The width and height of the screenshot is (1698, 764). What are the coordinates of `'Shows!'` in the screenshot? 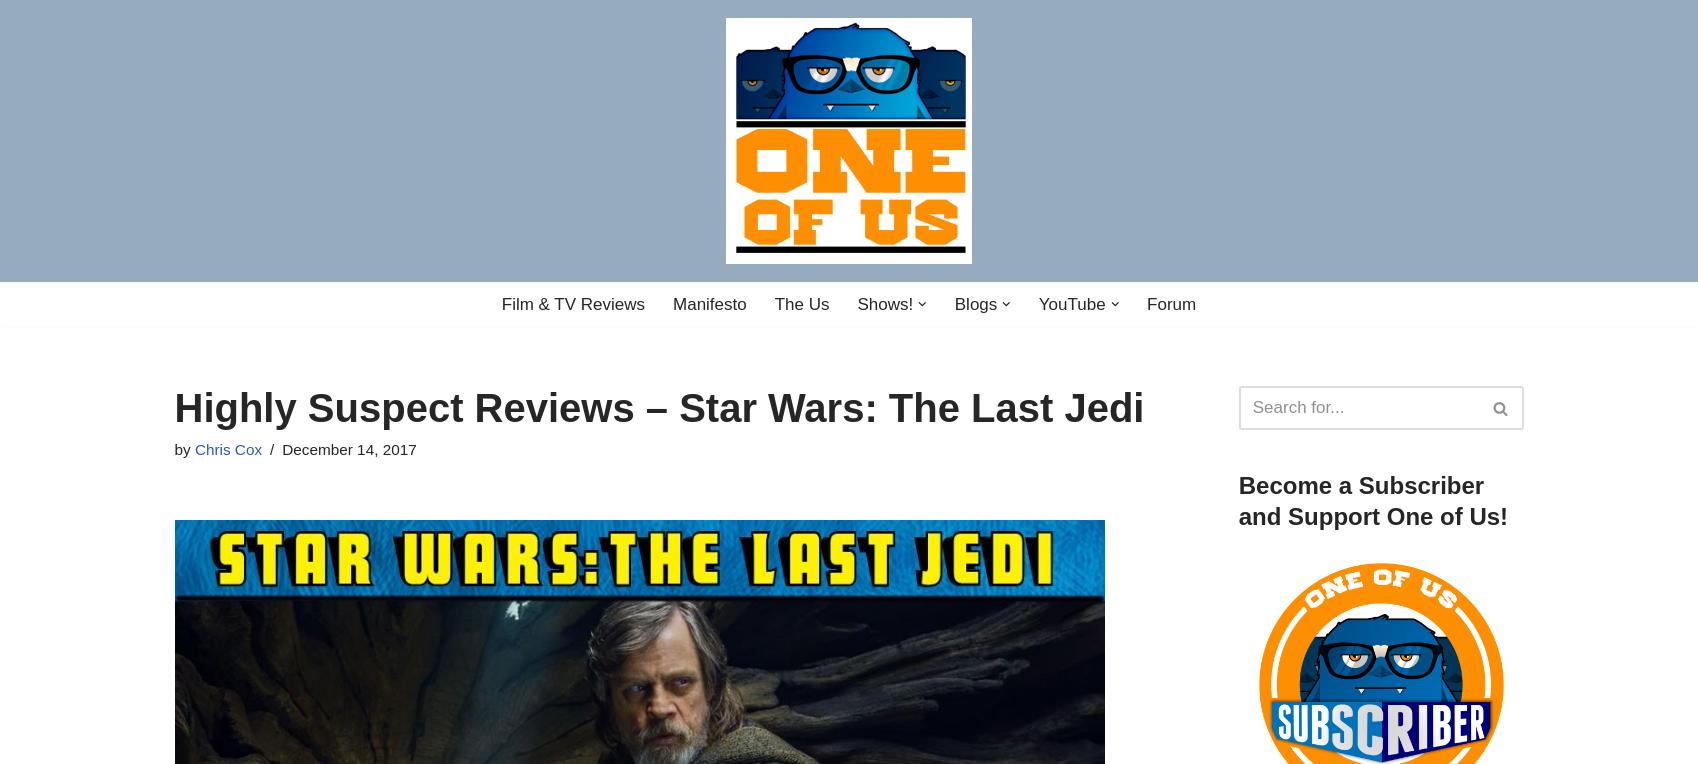 It's located at (884, 303).